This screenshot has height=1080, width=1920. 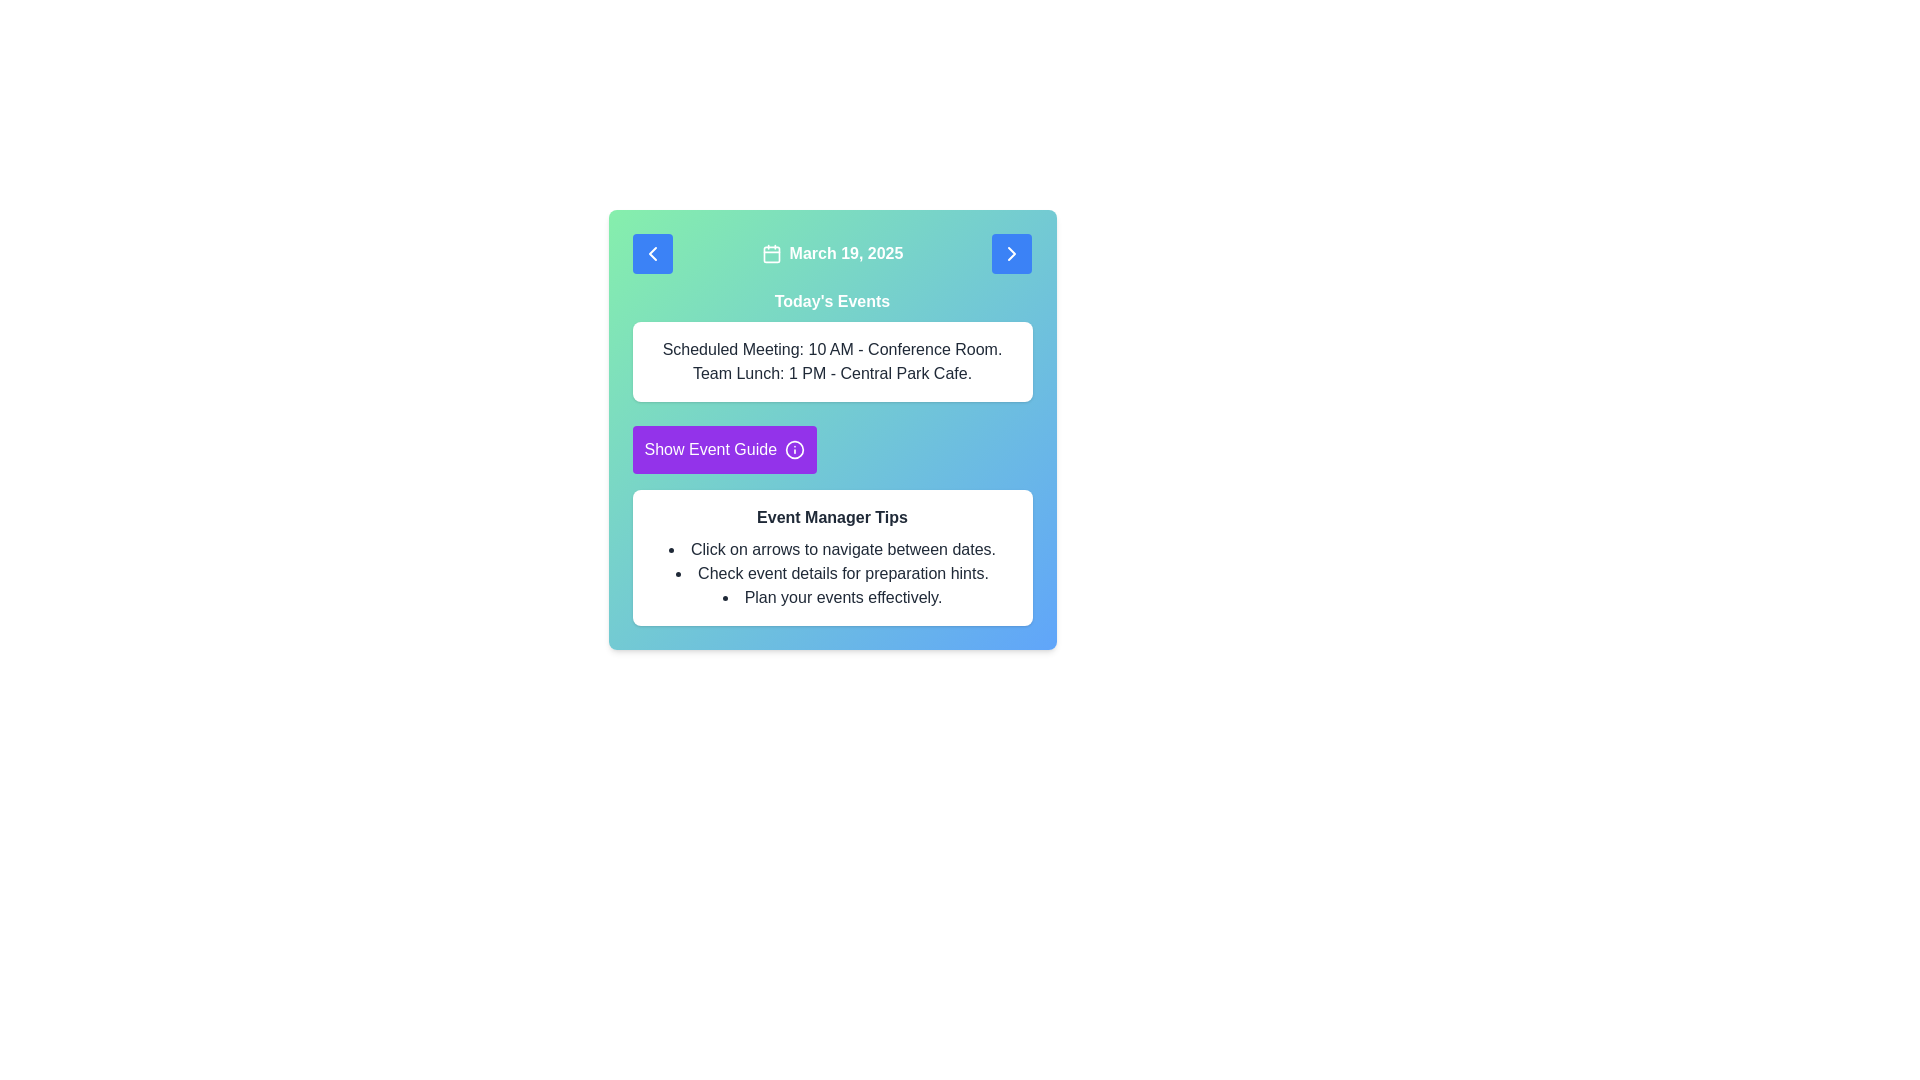 What do you see at coordinates (832, 550) in the screenshot?
I see `the text element that instructs 'Click on arrows to navigate between dates.' located in the 'Event Manager Tips' section of the card-style panel` at bounding box center [832, 550].